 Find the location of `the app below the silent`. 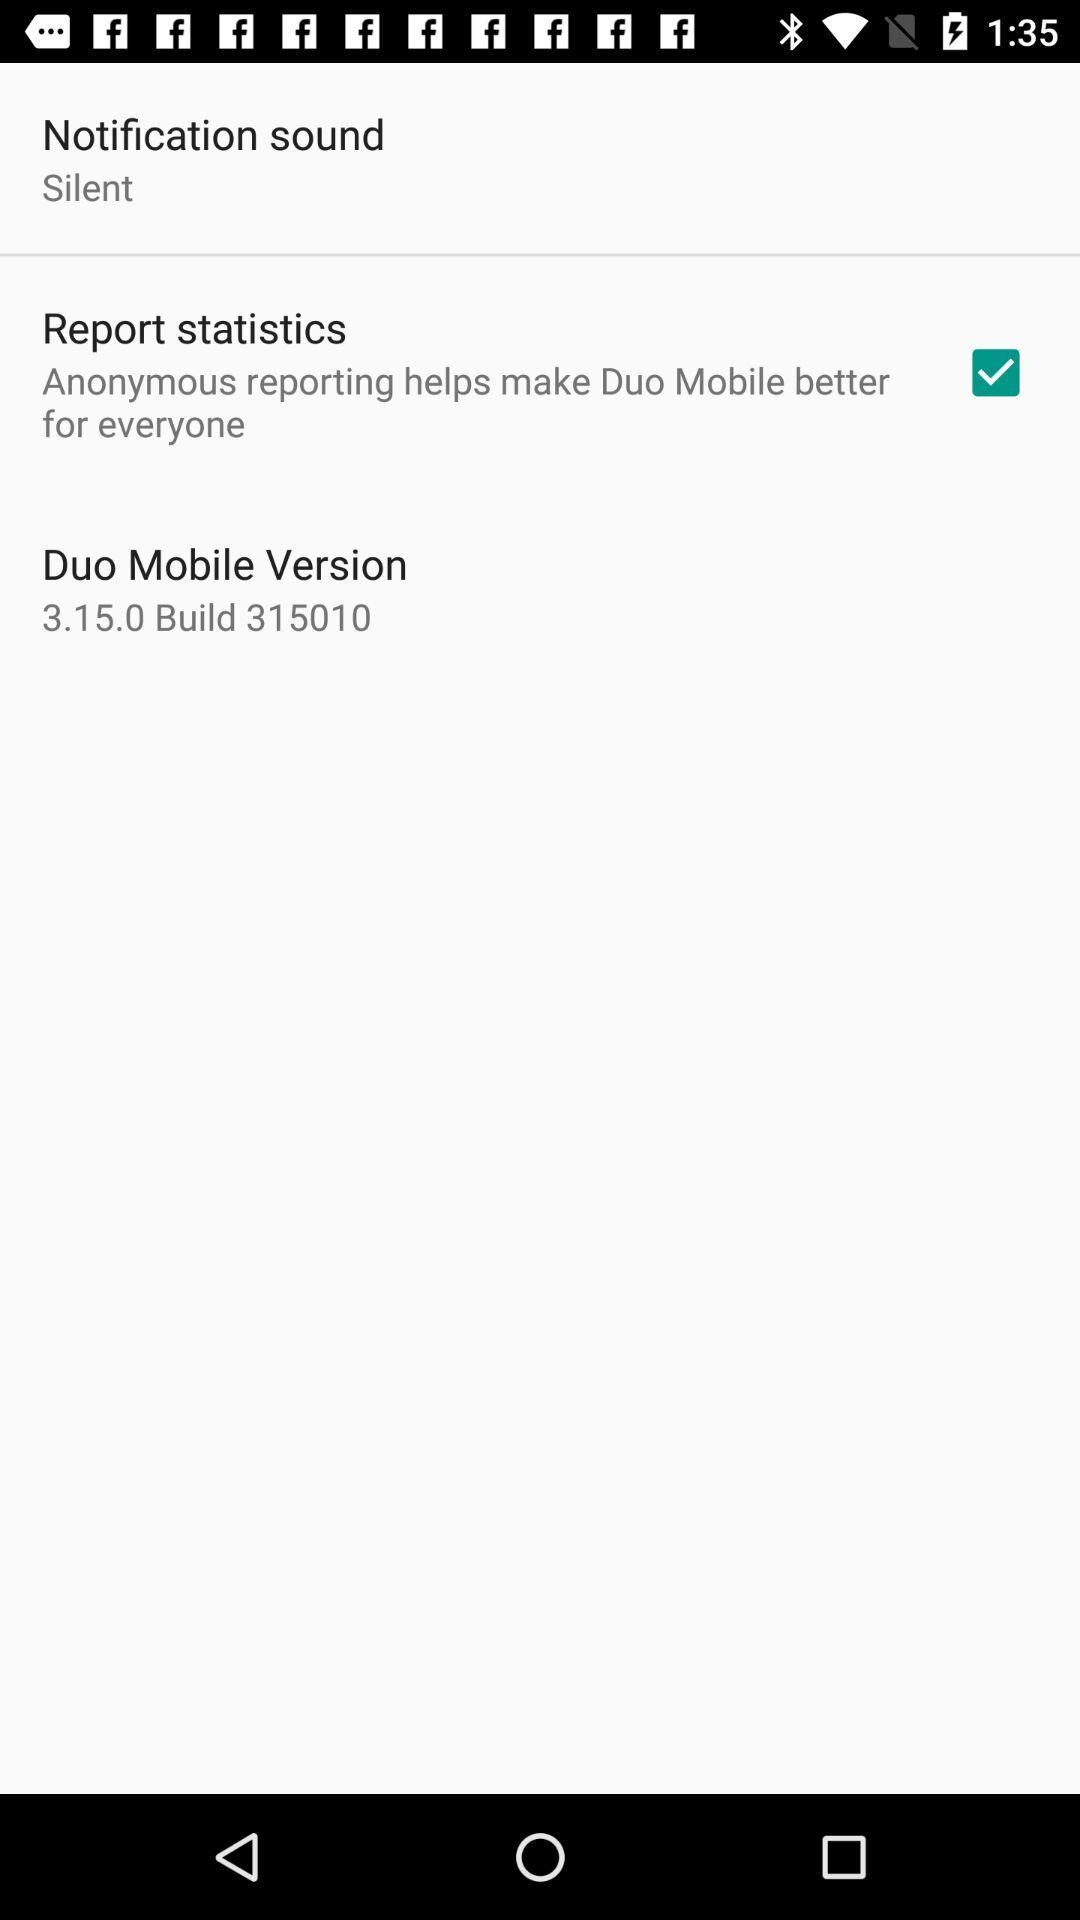

the app below the silent is located at coordinates (194, 326).